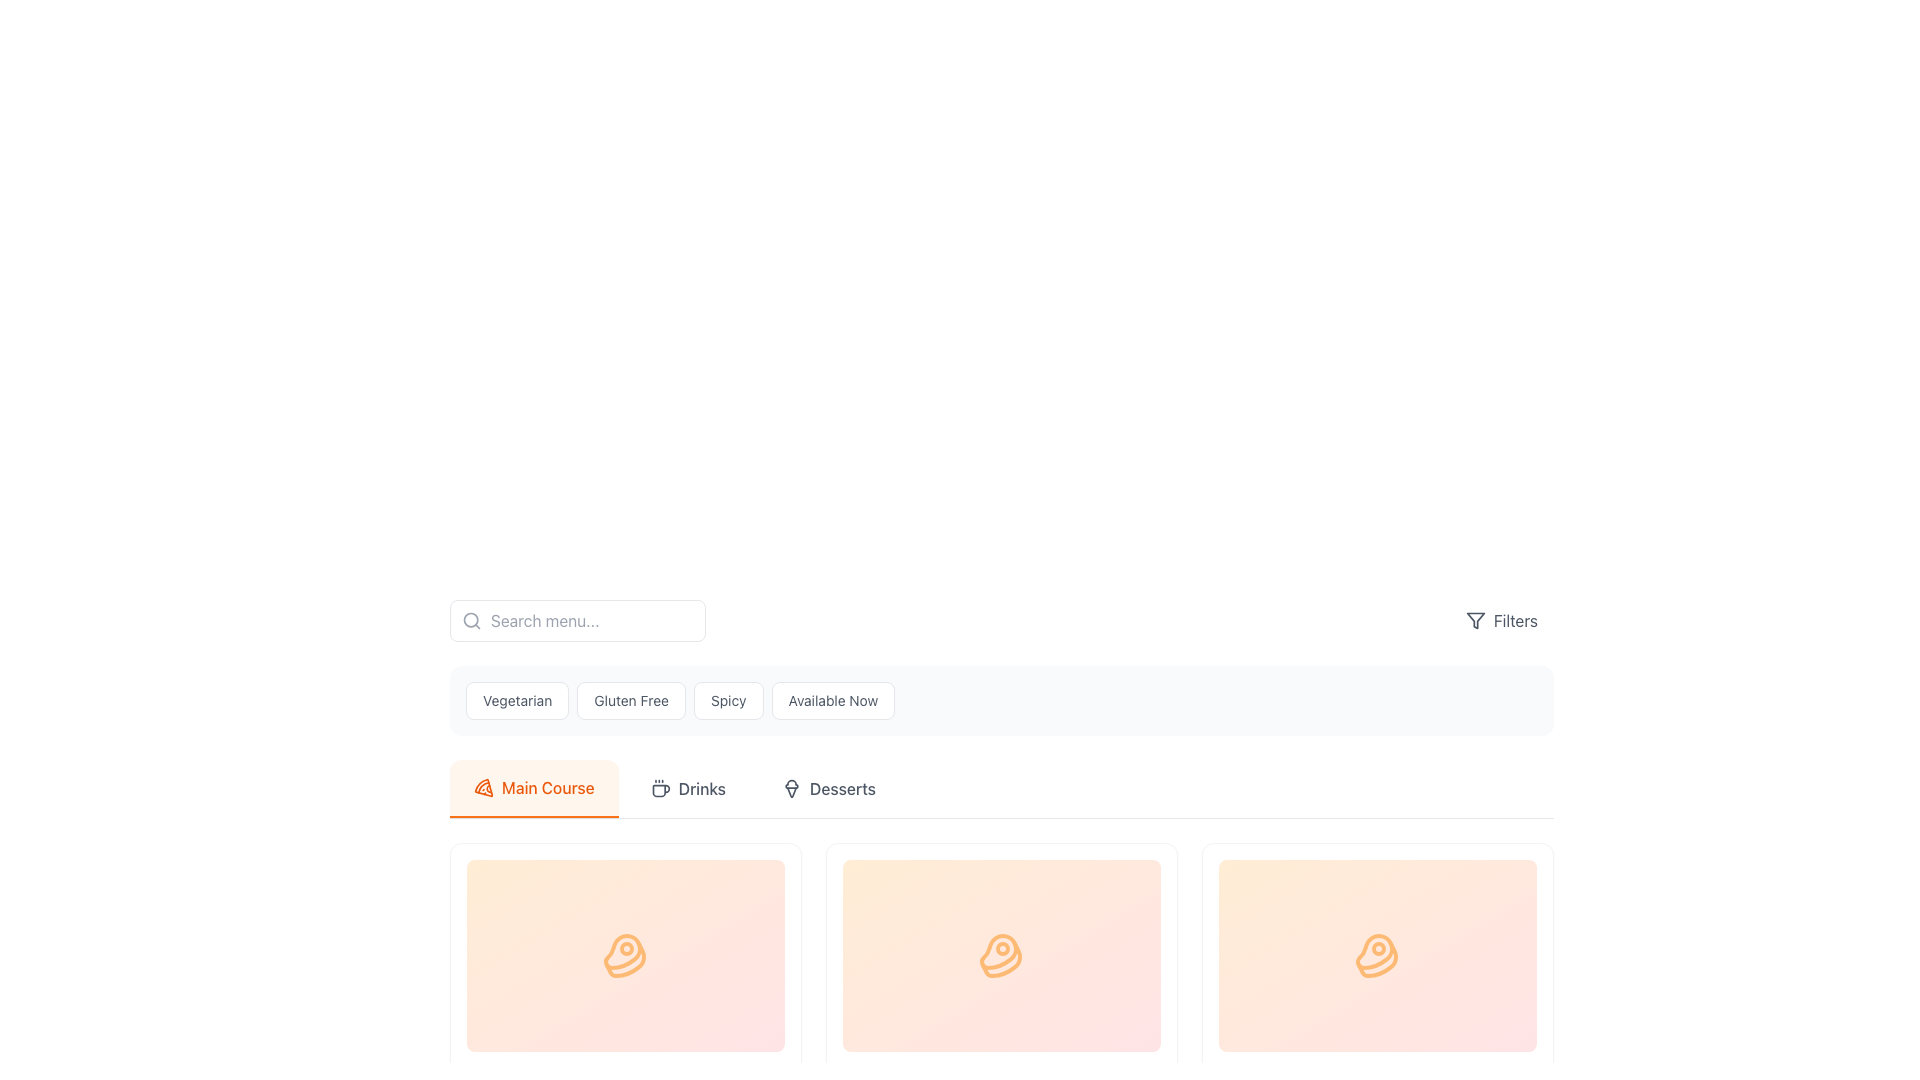 The width and height of the screenshot is (1920, 1080). What do you see at coordinates (576, 620) in the screenshot?
I see `the search input field with a light gray border and rounded corners, which contains a magnifying glass icon and placeholder text 'Search menu...', to focus it` at bounding box center [576, 620].